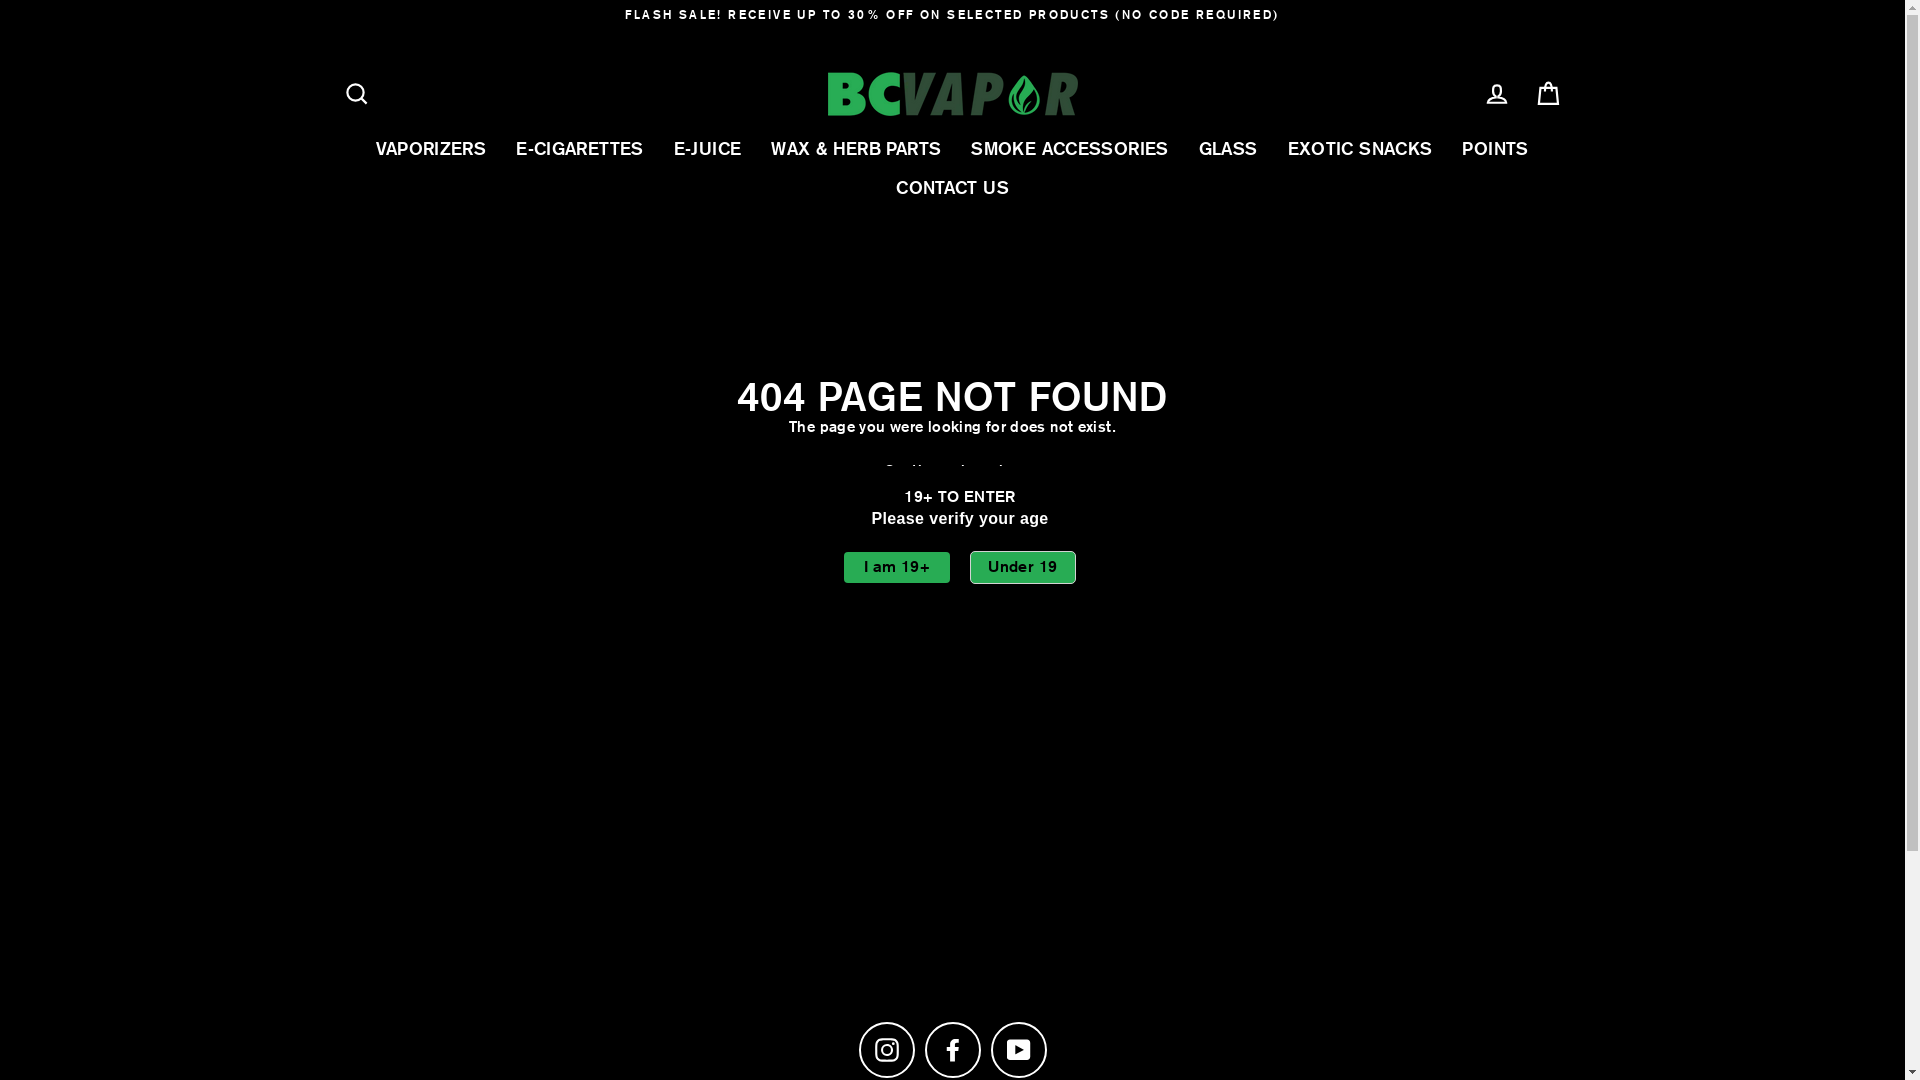 The height and width of the screenshot is (1080, 1920). I want to click on 'POINTS', so click(1494, 147).